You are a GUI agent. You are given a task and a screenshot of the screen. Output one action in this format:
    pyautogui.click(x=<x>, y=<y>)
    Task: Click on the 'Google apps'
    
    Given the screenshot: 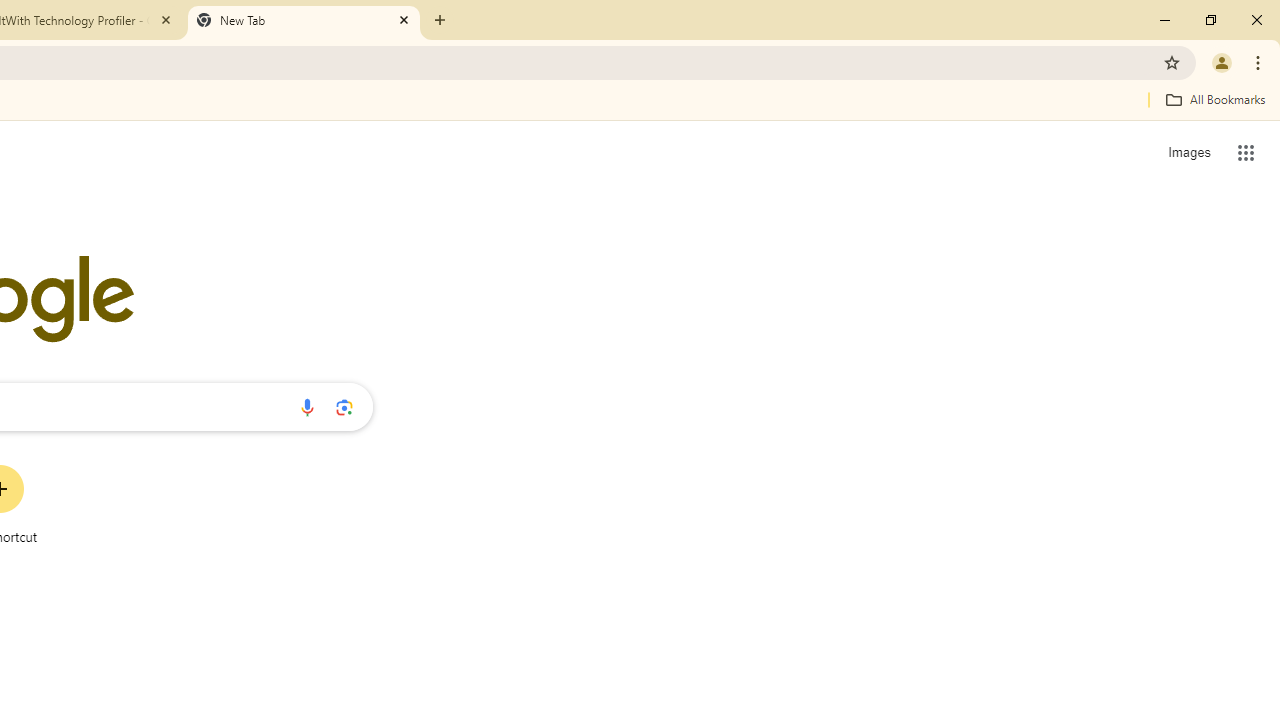 What is the action you would take?
    pyautogui.click(x=1245, y=152)
    